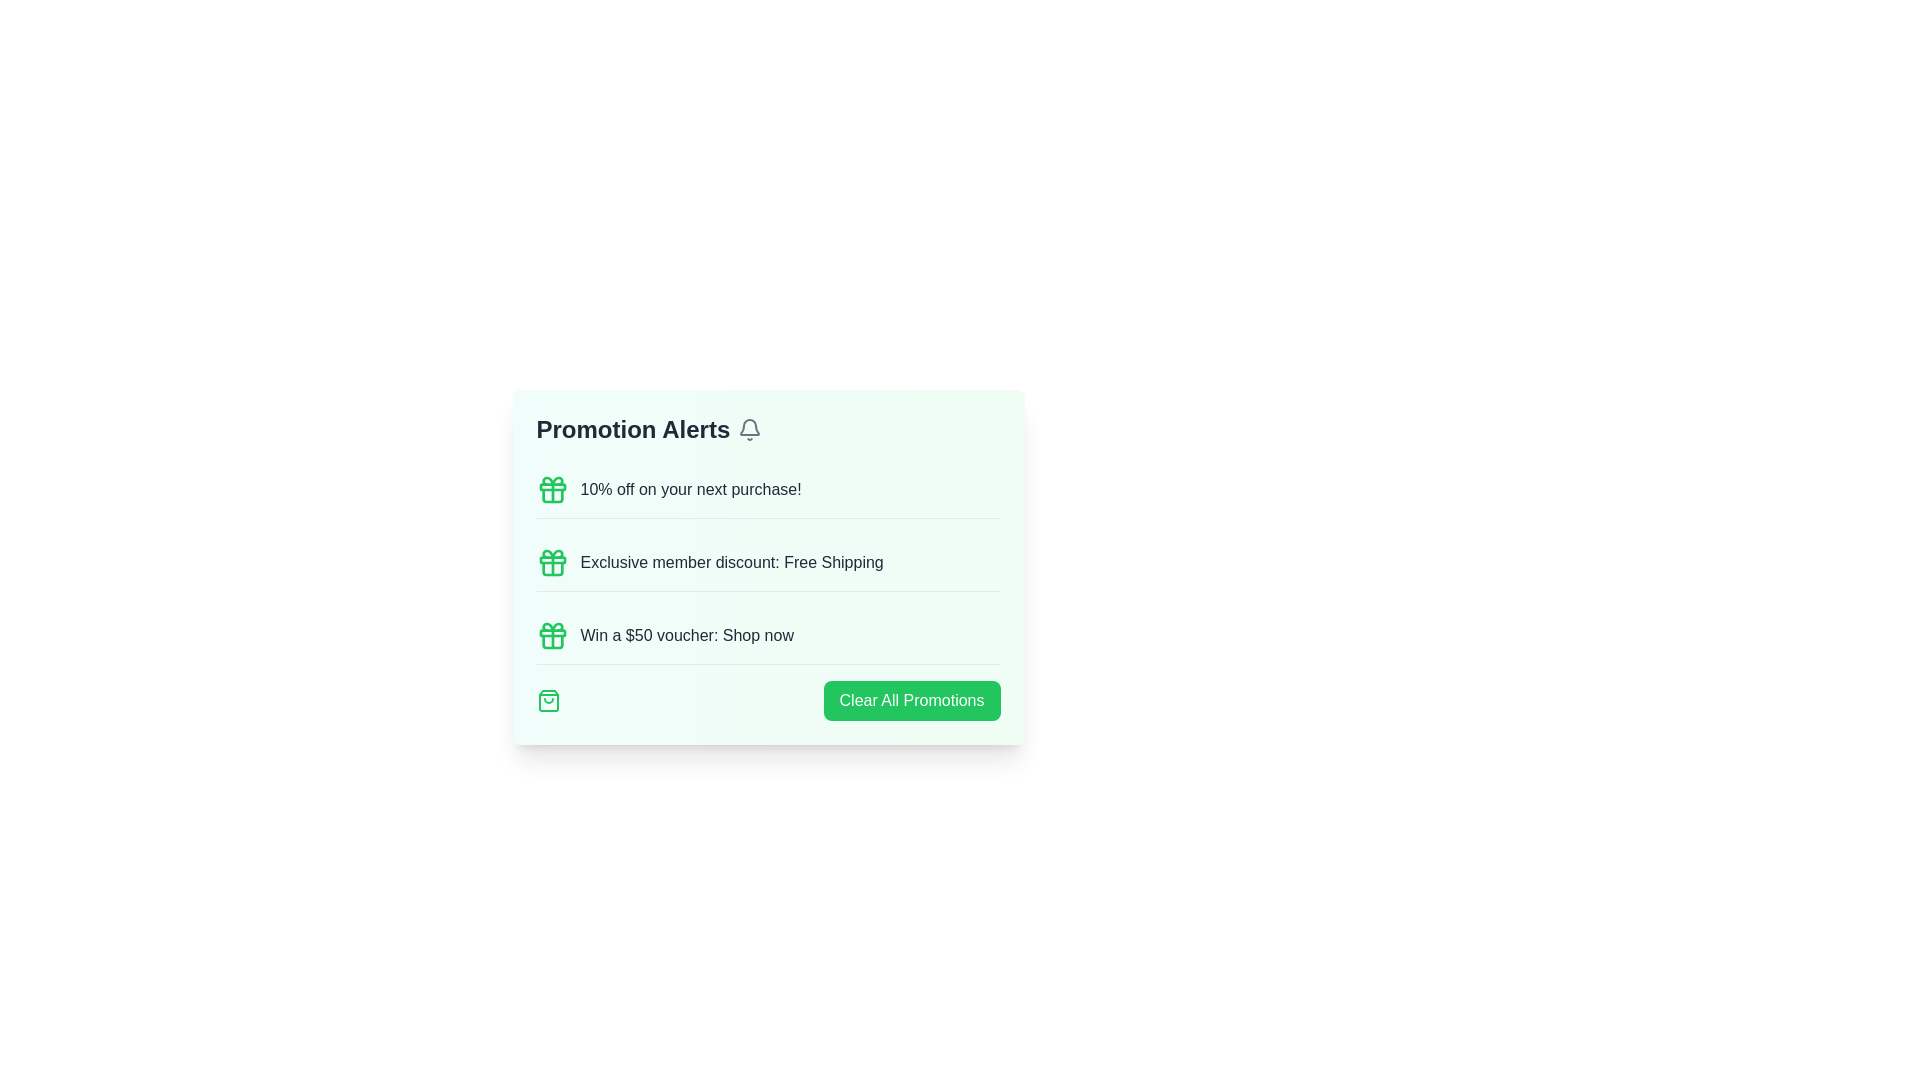 Image resolution: width=1920 pixels, height=1080 pixels. What do you see at coordinates (552, 569) in the screenshot?
I see `the decorative graphic element styled with a green outline, part of the second icon under 'Promotion Alerts', next to the text 'Exclusive member discount: Free Shipping.'` at bounding box center [552, 569].